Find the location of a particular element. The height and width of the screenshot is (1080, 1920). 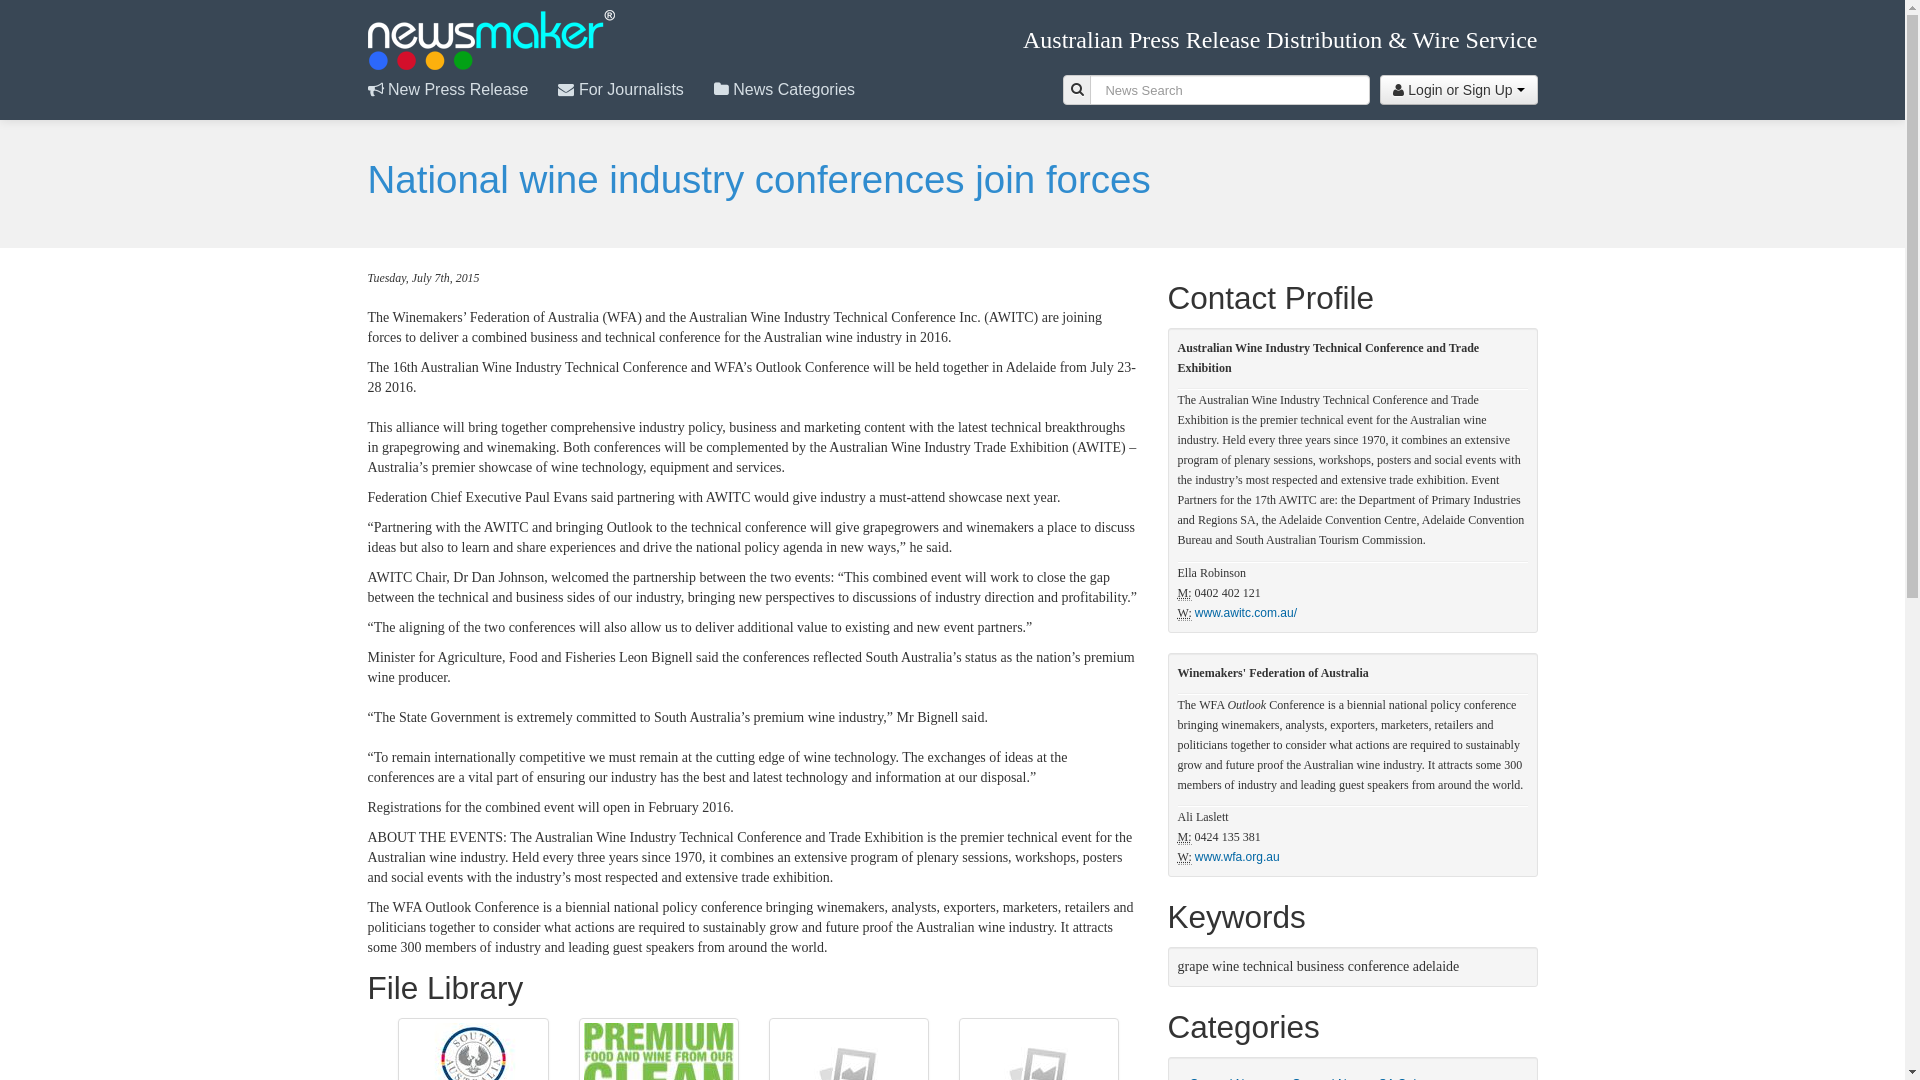

'www.wfa.org.au' is located at coordinates (1236, 855).